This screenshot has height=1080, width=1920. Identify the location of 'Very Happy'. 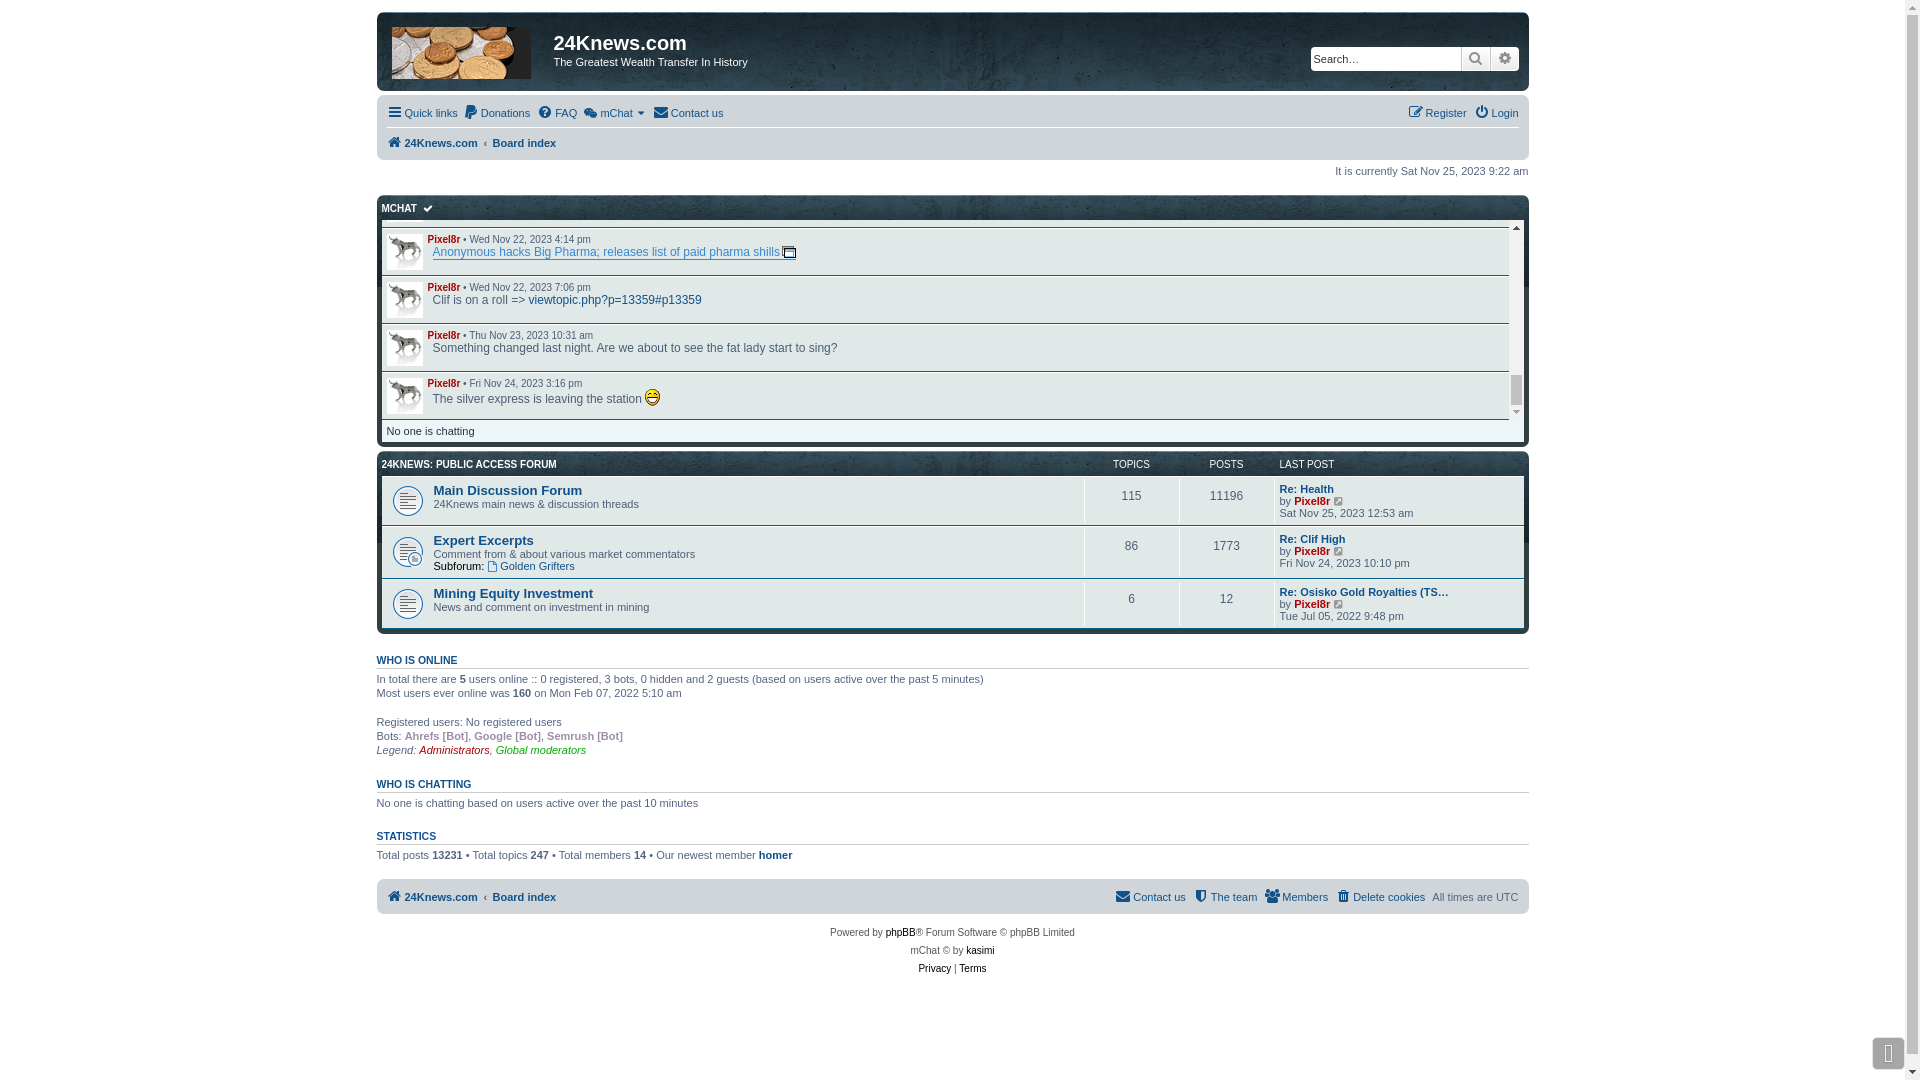
(644, 397).